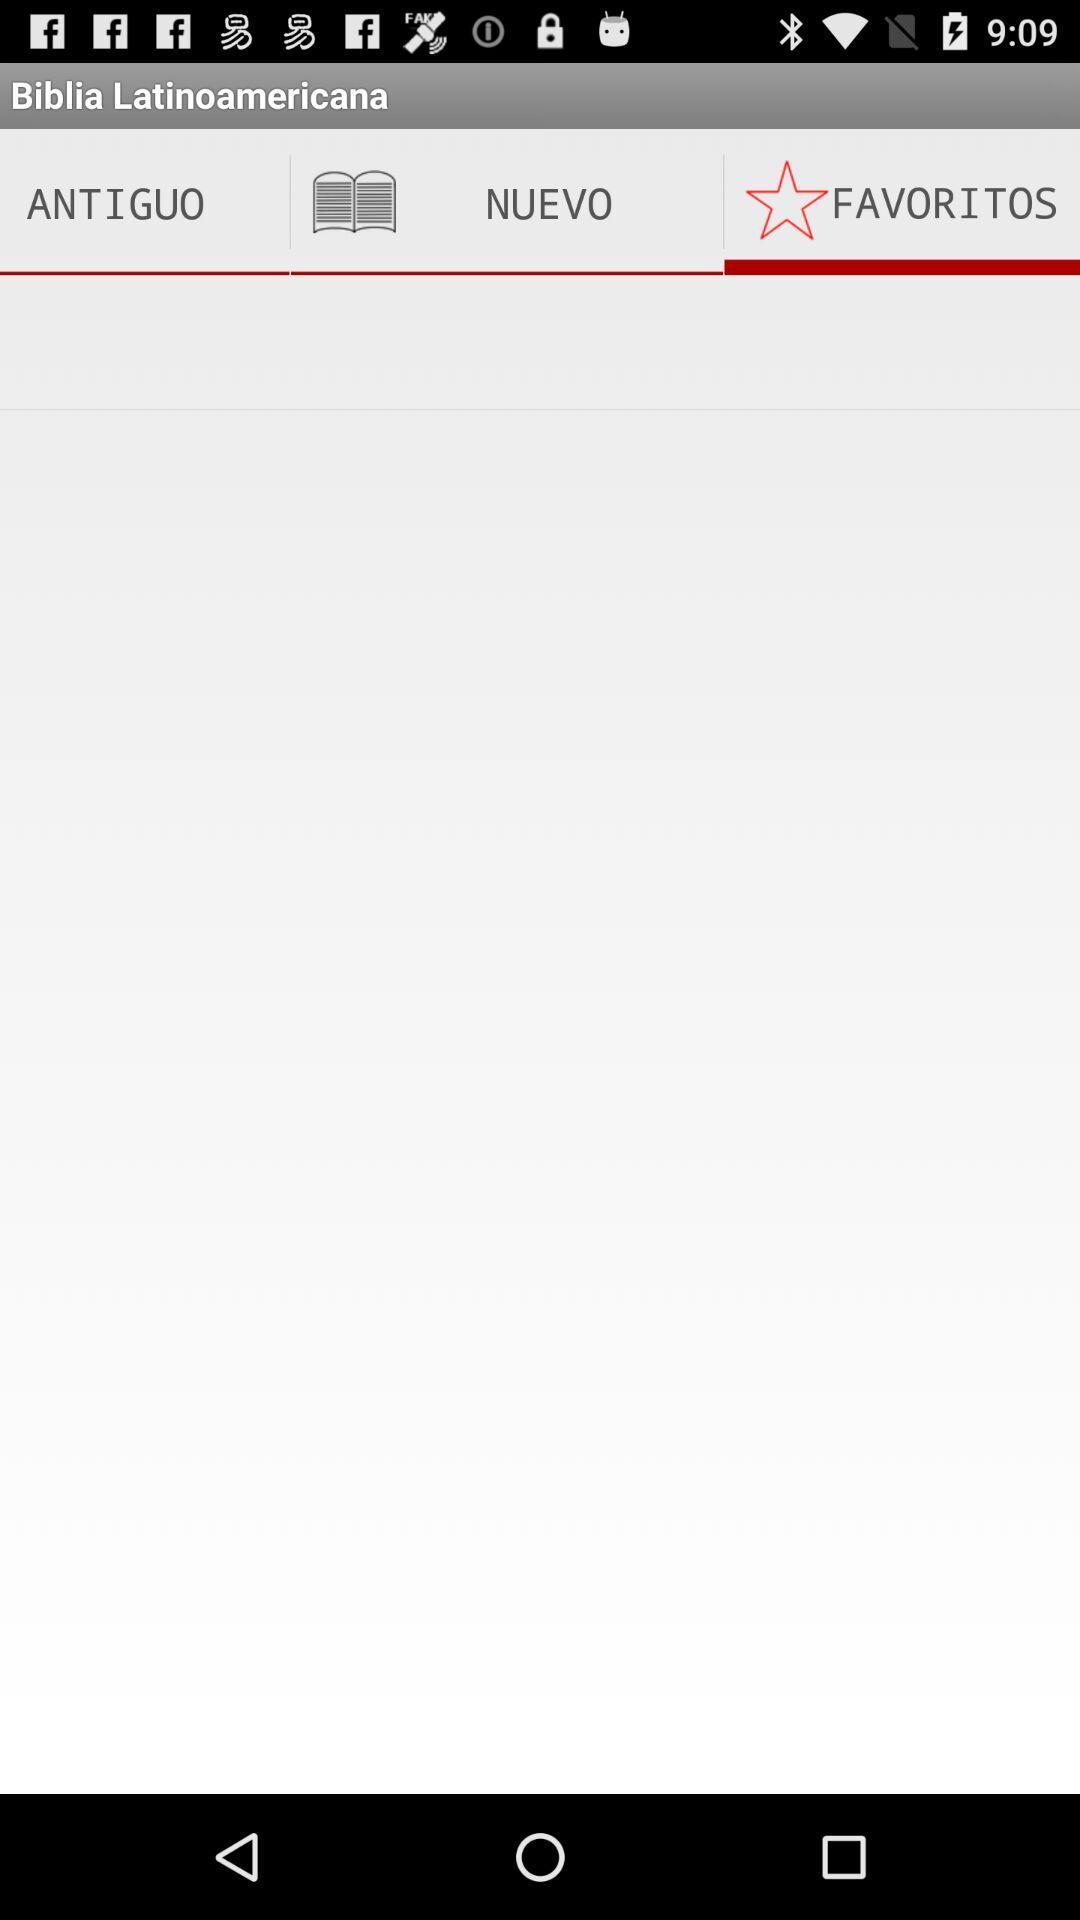  What do you see at coordinates (505, 202) in the screenshot?
I see `the nuevo testamento` at bounding box center [505, 202].